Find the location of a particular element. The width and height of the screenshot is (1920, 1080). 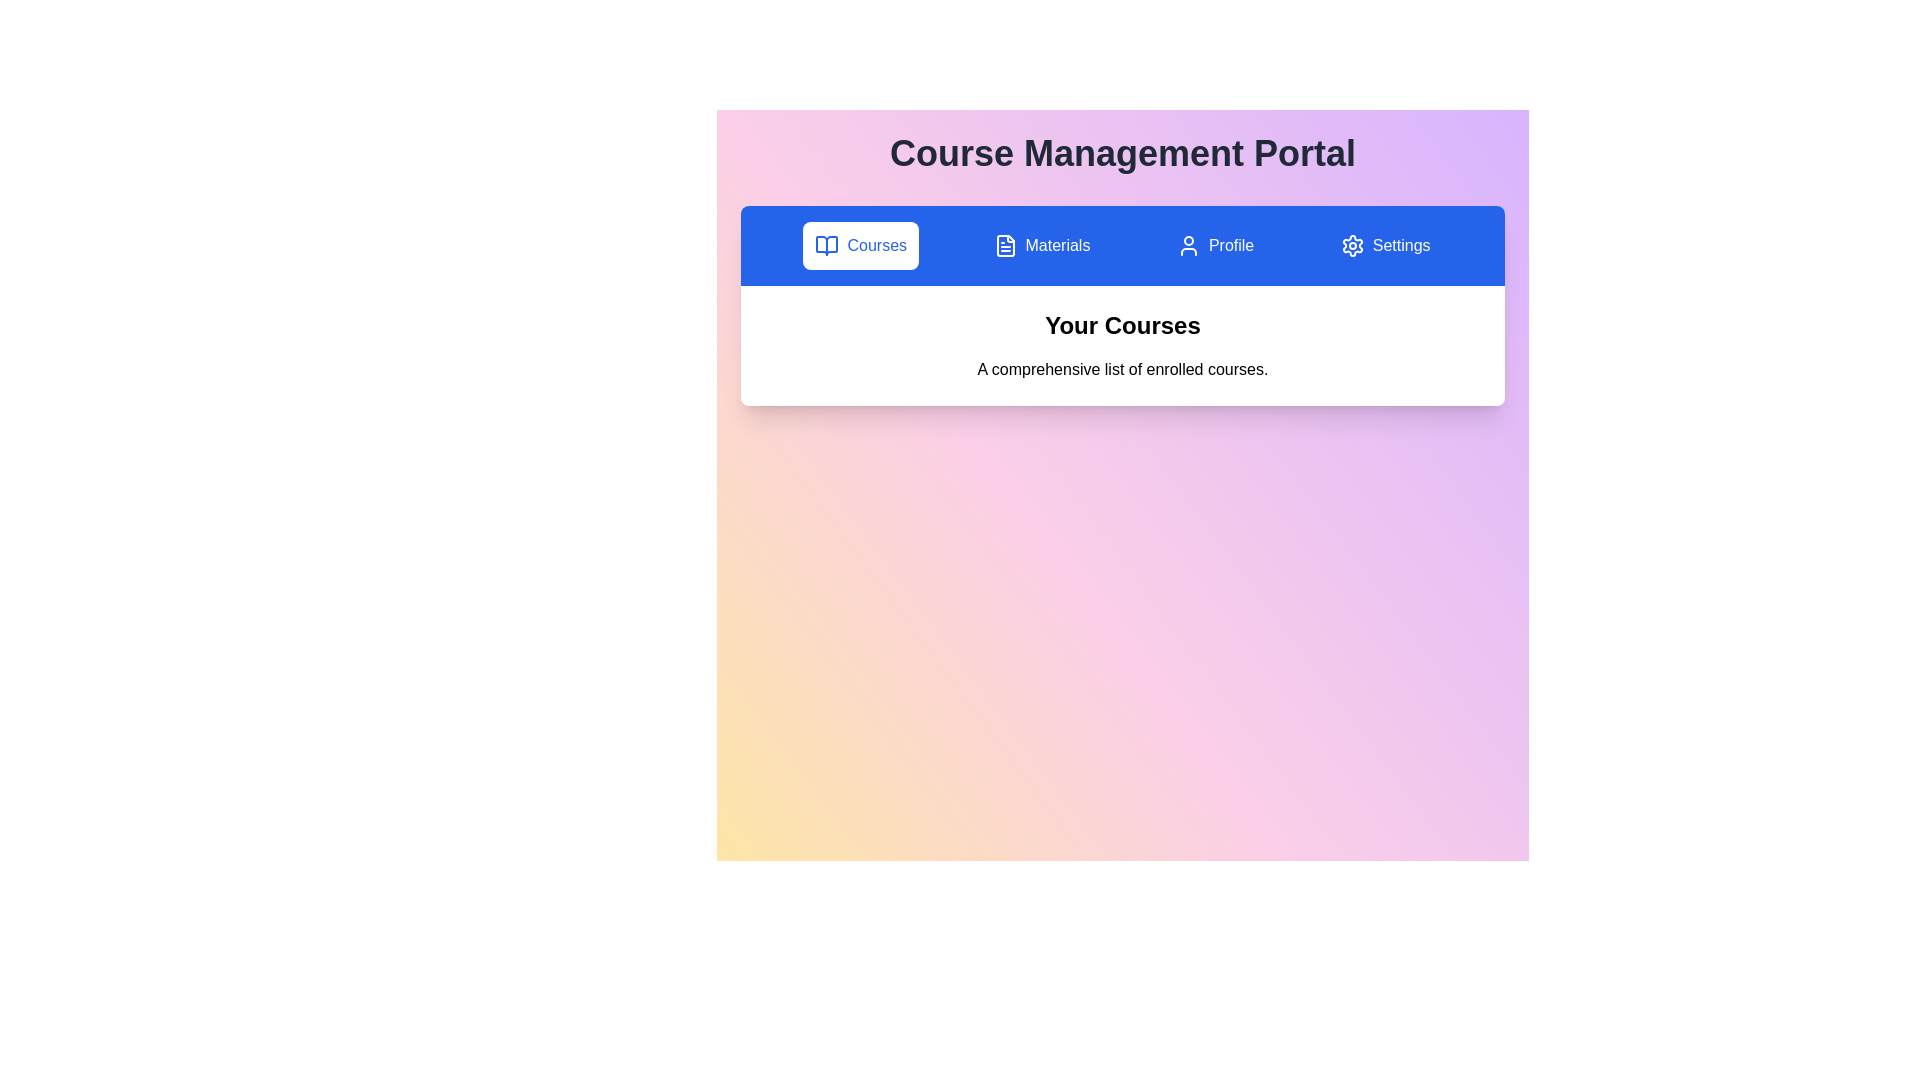

the 'Settings' button, which contains a gear icon SVG graphic is located at coordinates (1352, 245).